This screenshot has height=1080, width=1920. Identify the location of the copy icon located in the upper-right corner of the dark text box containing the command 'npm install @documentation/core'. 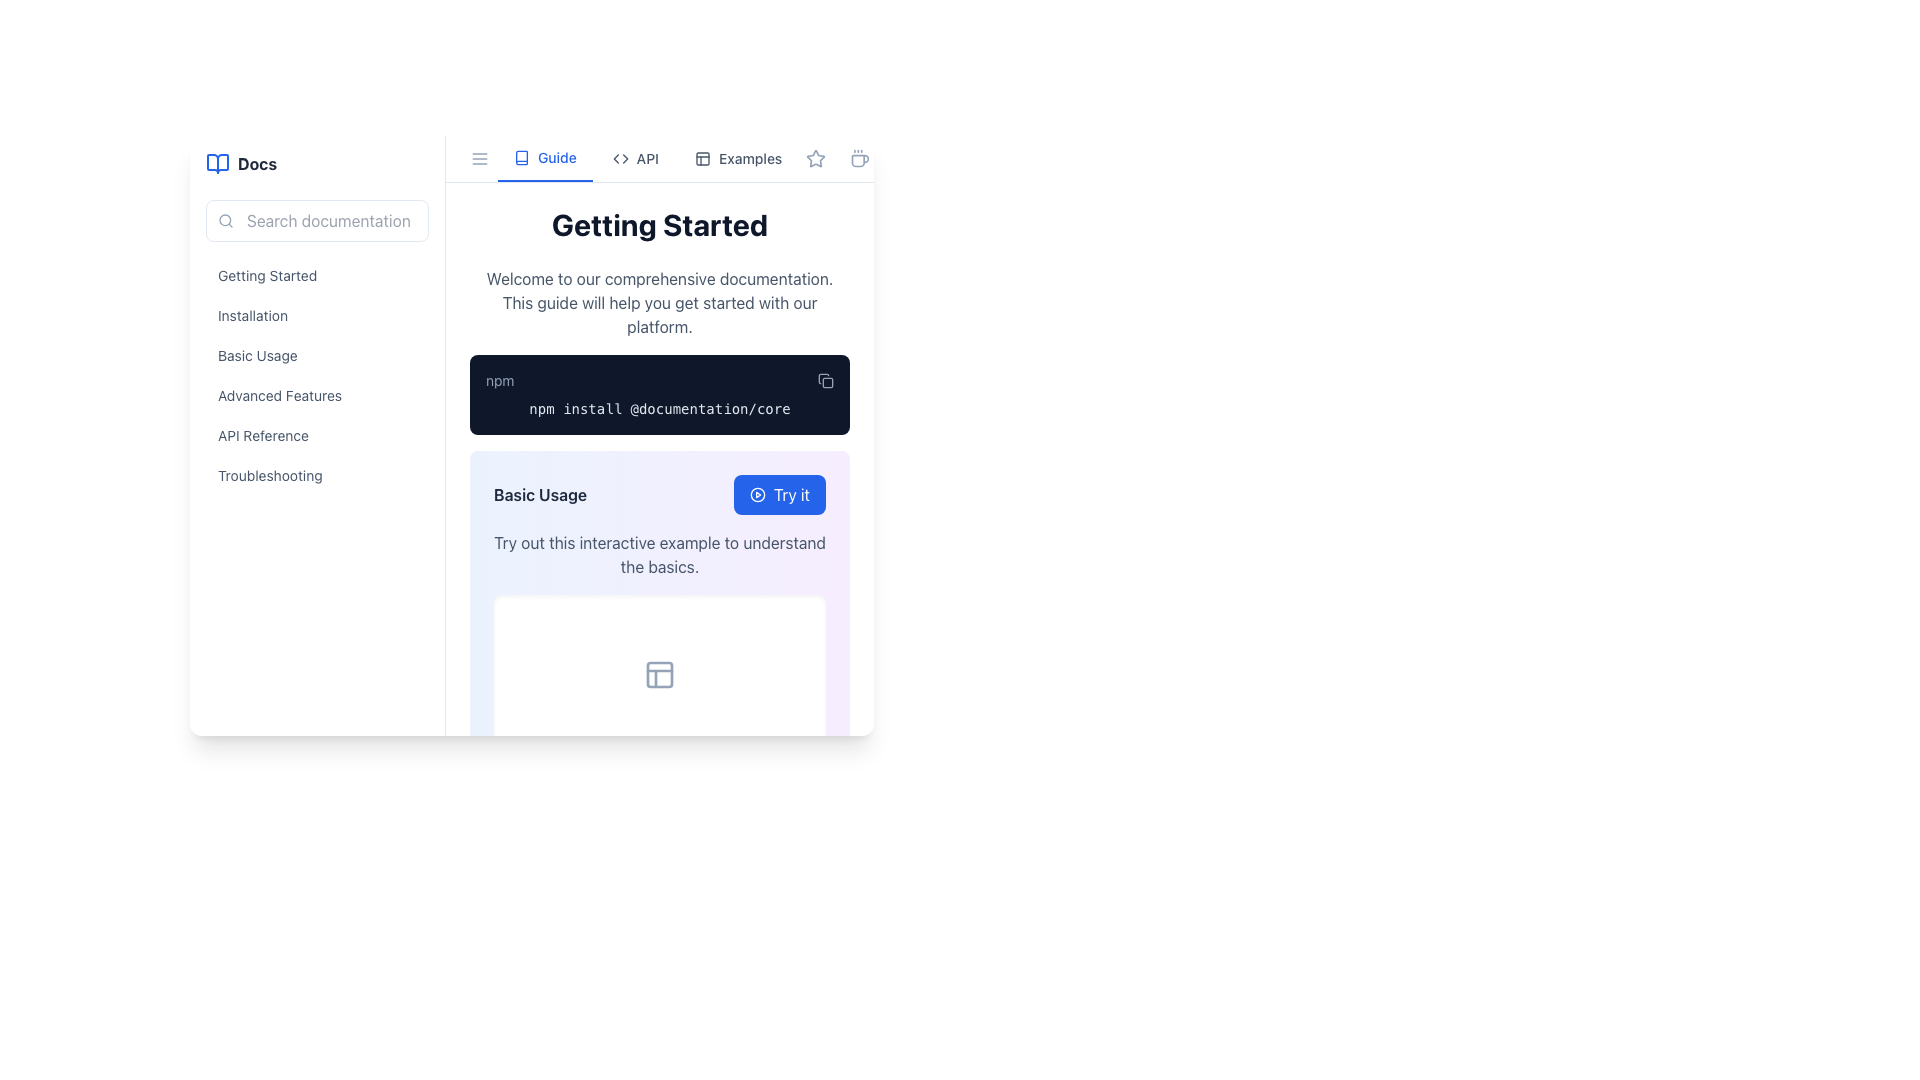
(828, 382).